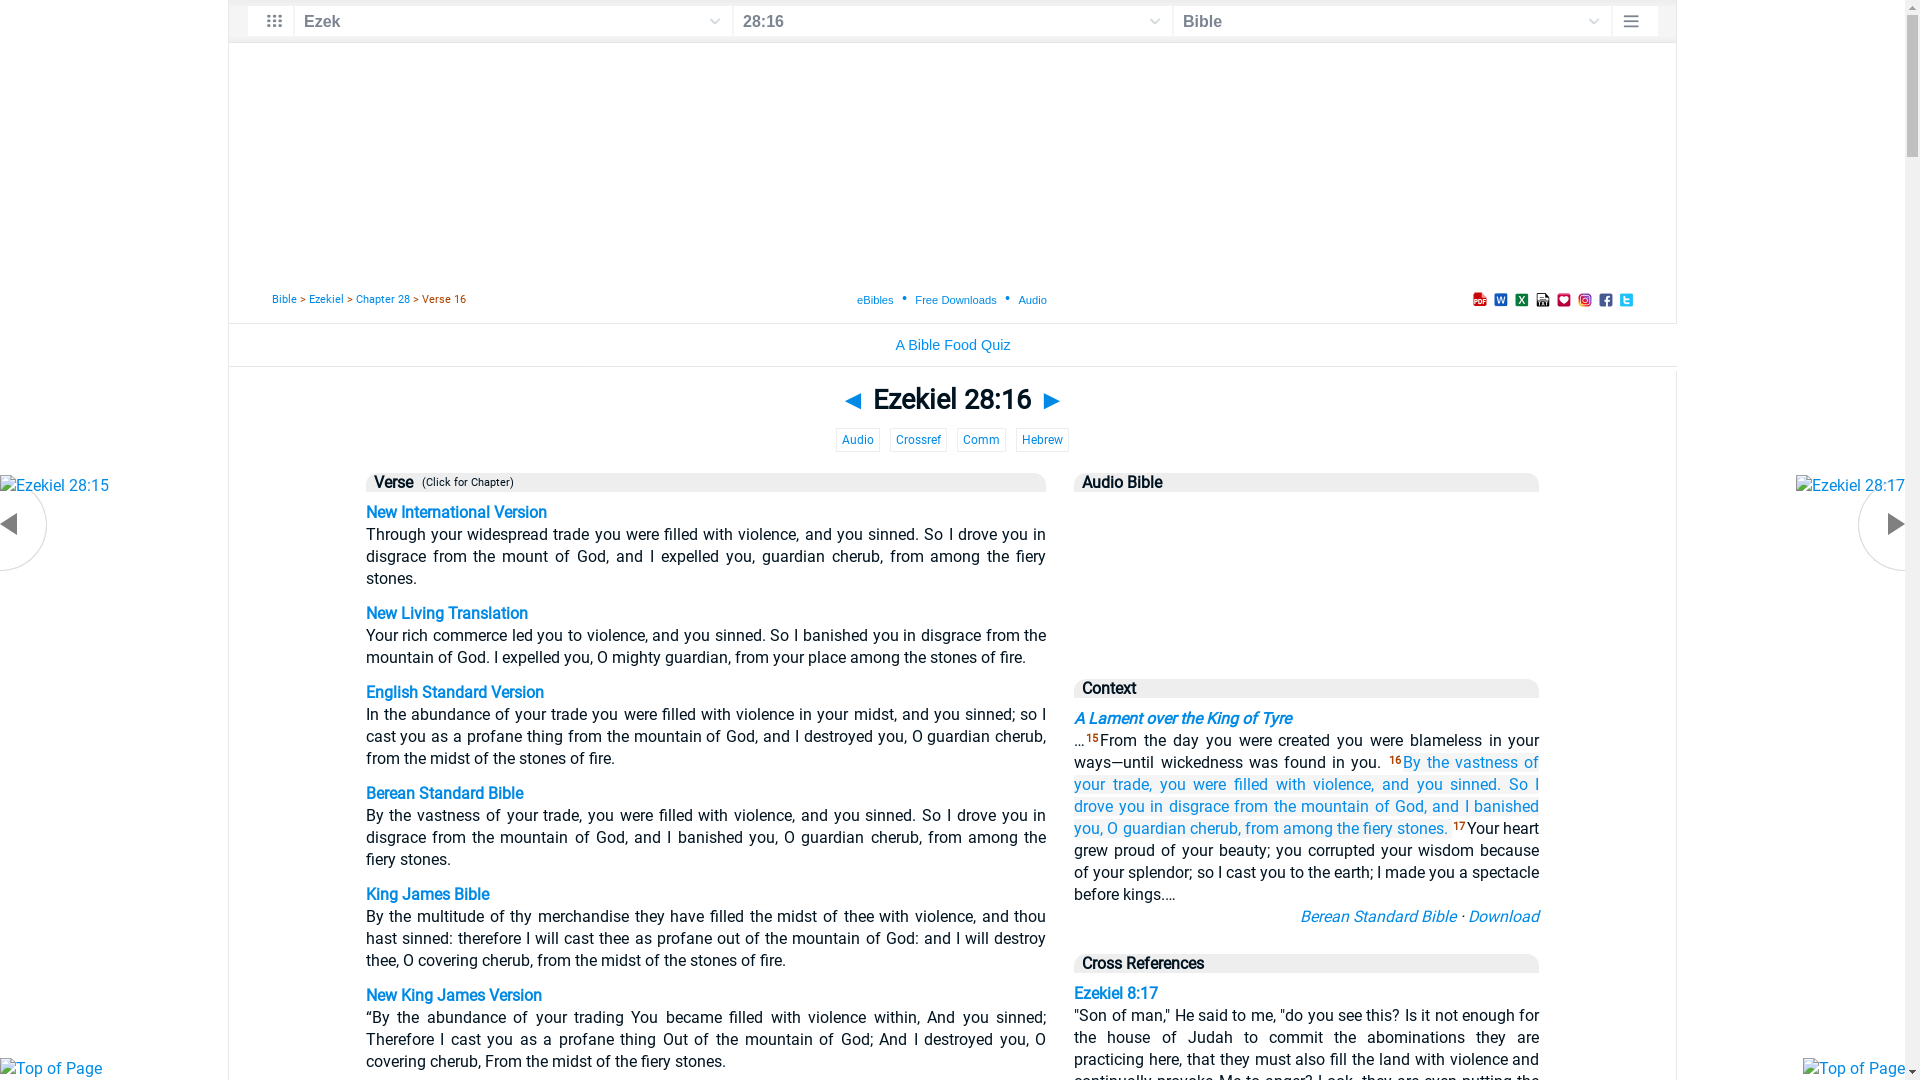 This screenshot has width=1920, height=1080. I want to click on 'YouTube video player', so click(1306, 577).